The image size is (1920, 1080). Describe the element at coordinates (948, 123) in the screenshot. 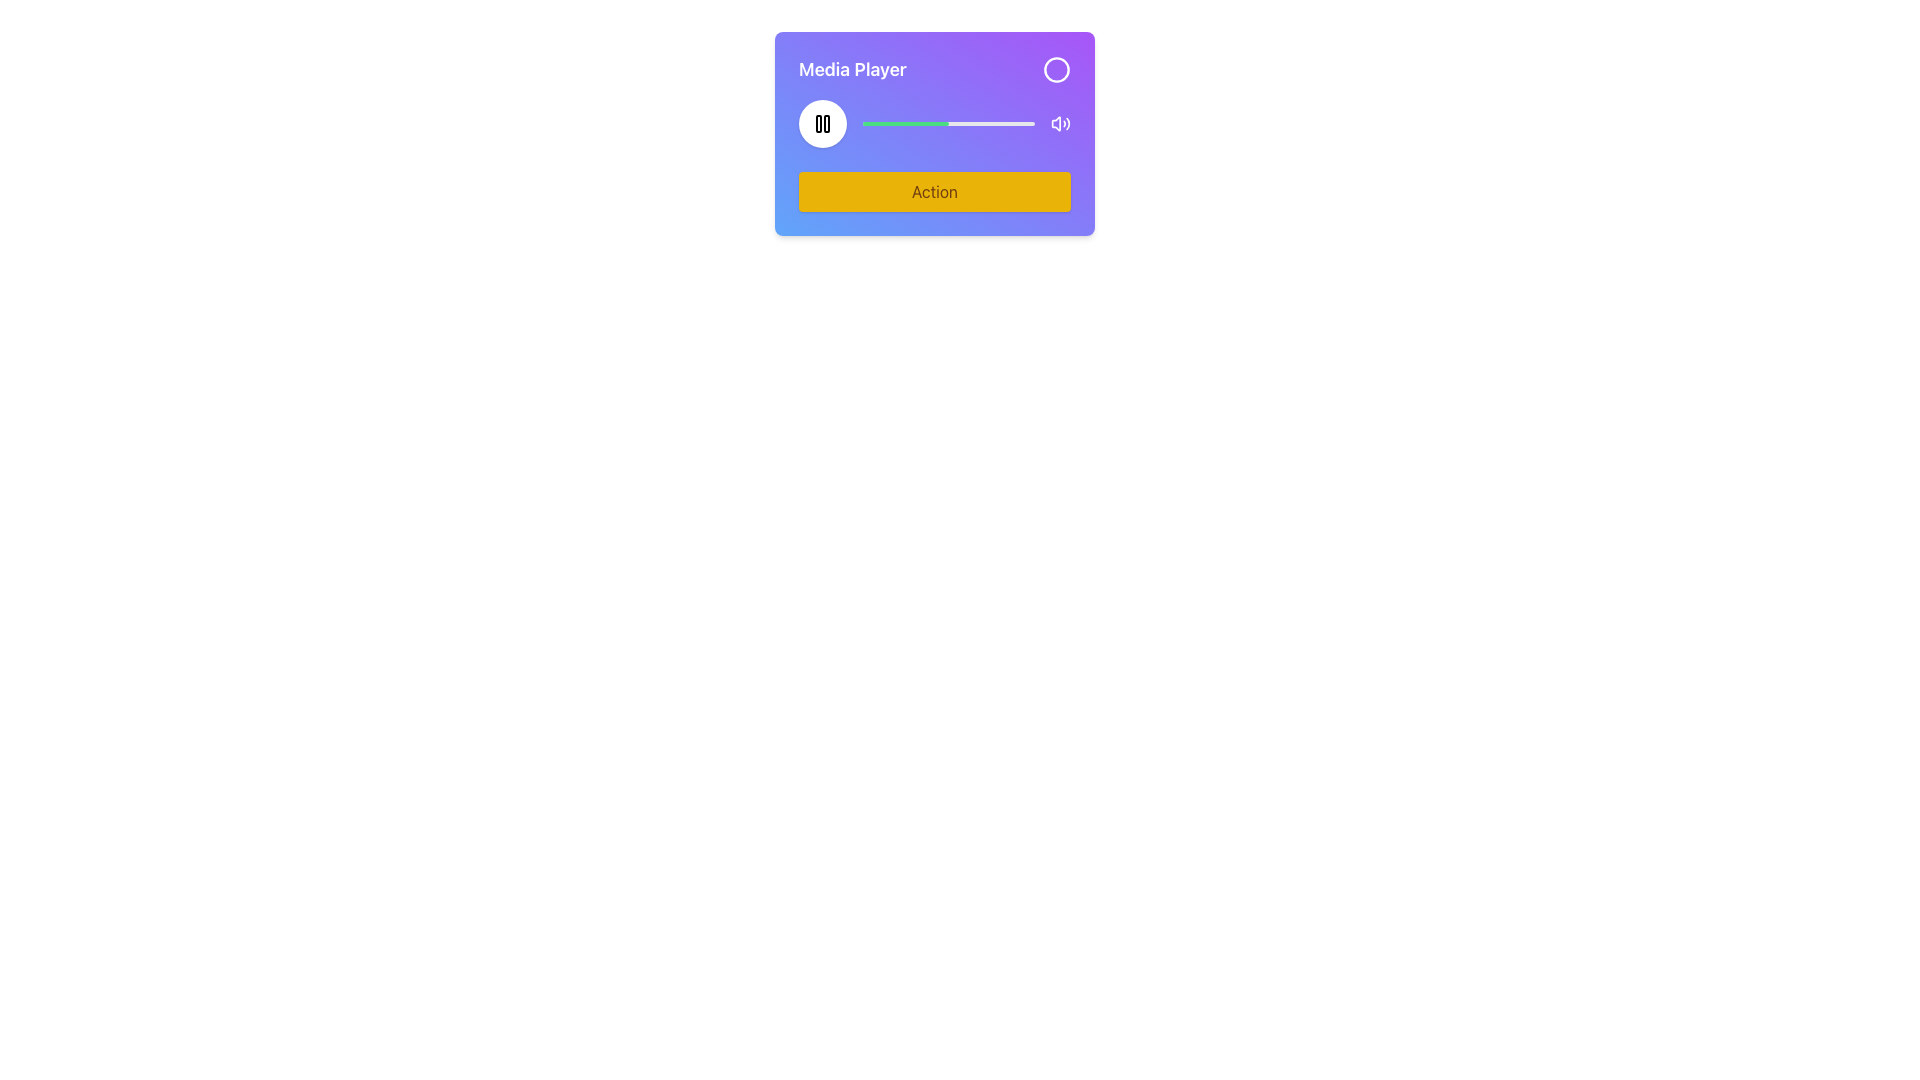

I see `the progress value of the horizontal progress bar, which is a thin, rounded rectangle with a light gray background and a green filled segment indicating progression` at that location.